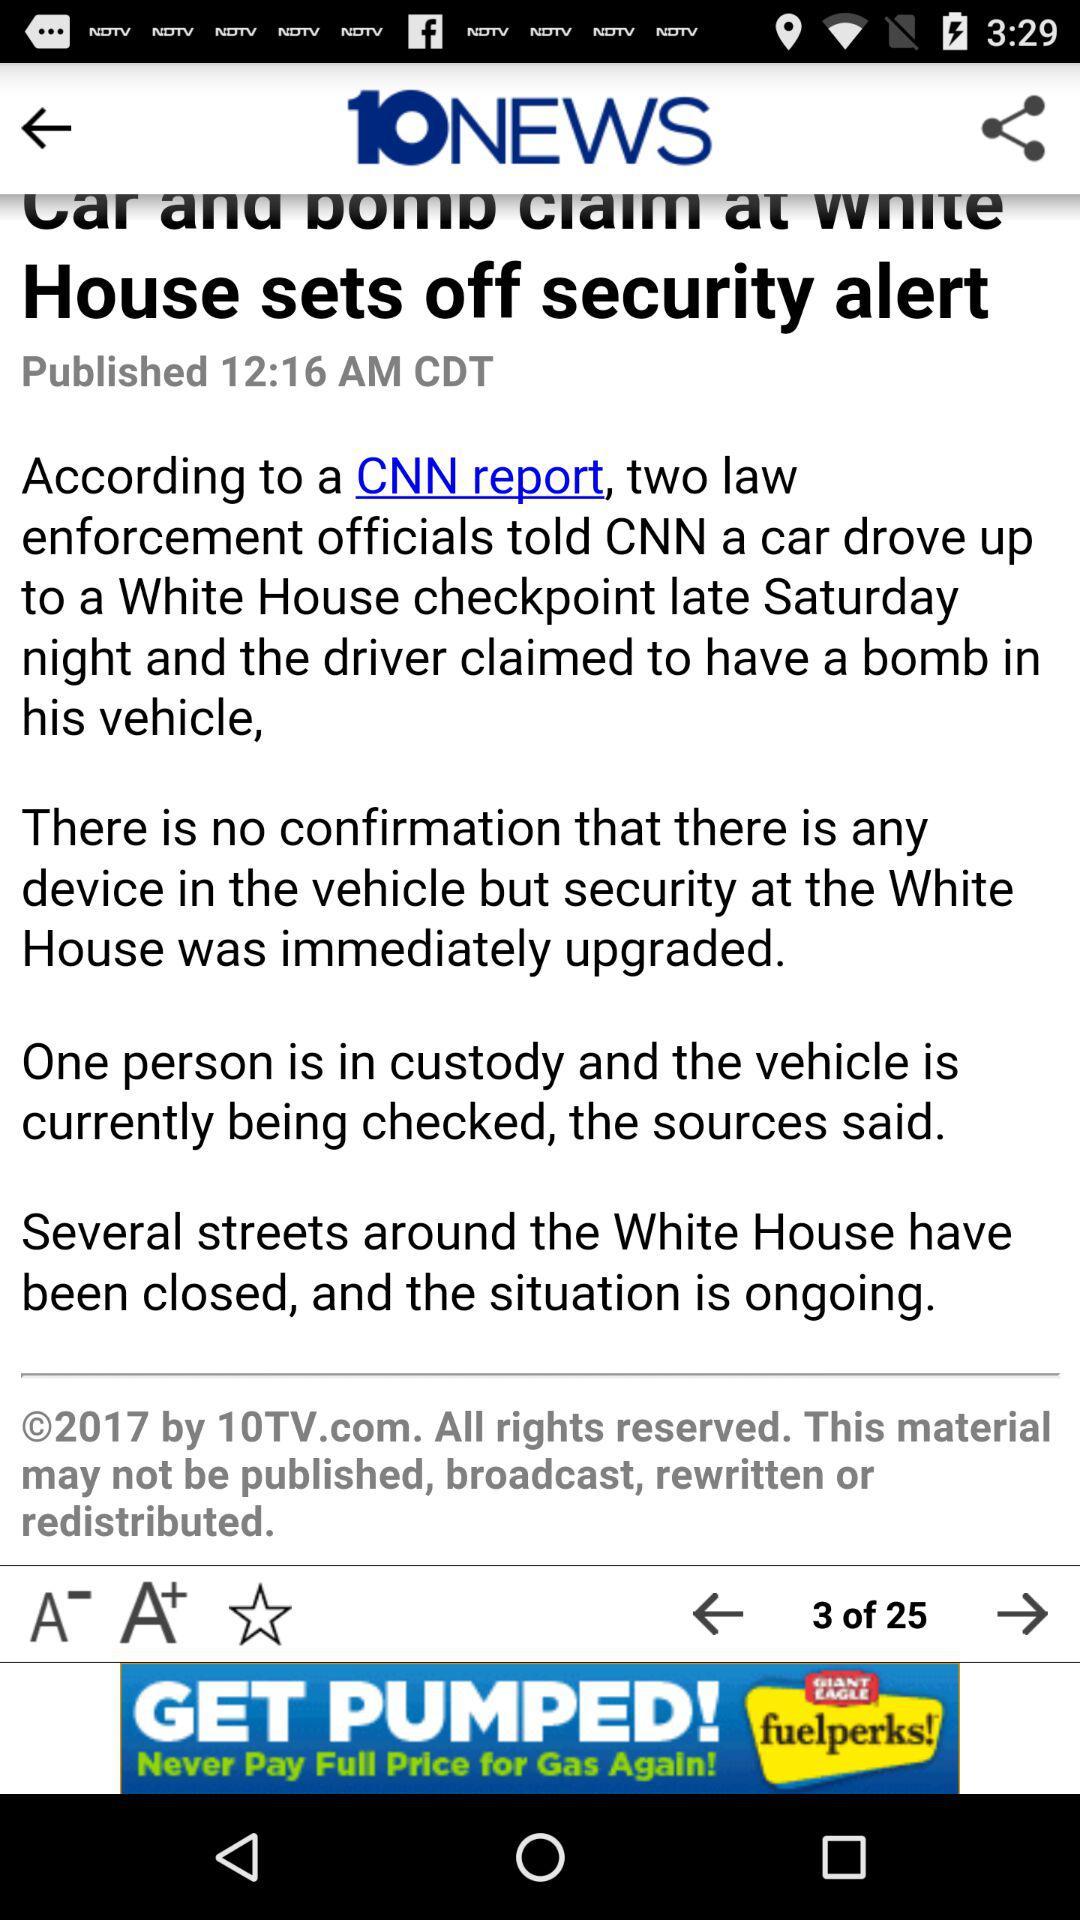  Describe the element at coordinates (1012, 127) in the screenshot. I see `share article` at that location.